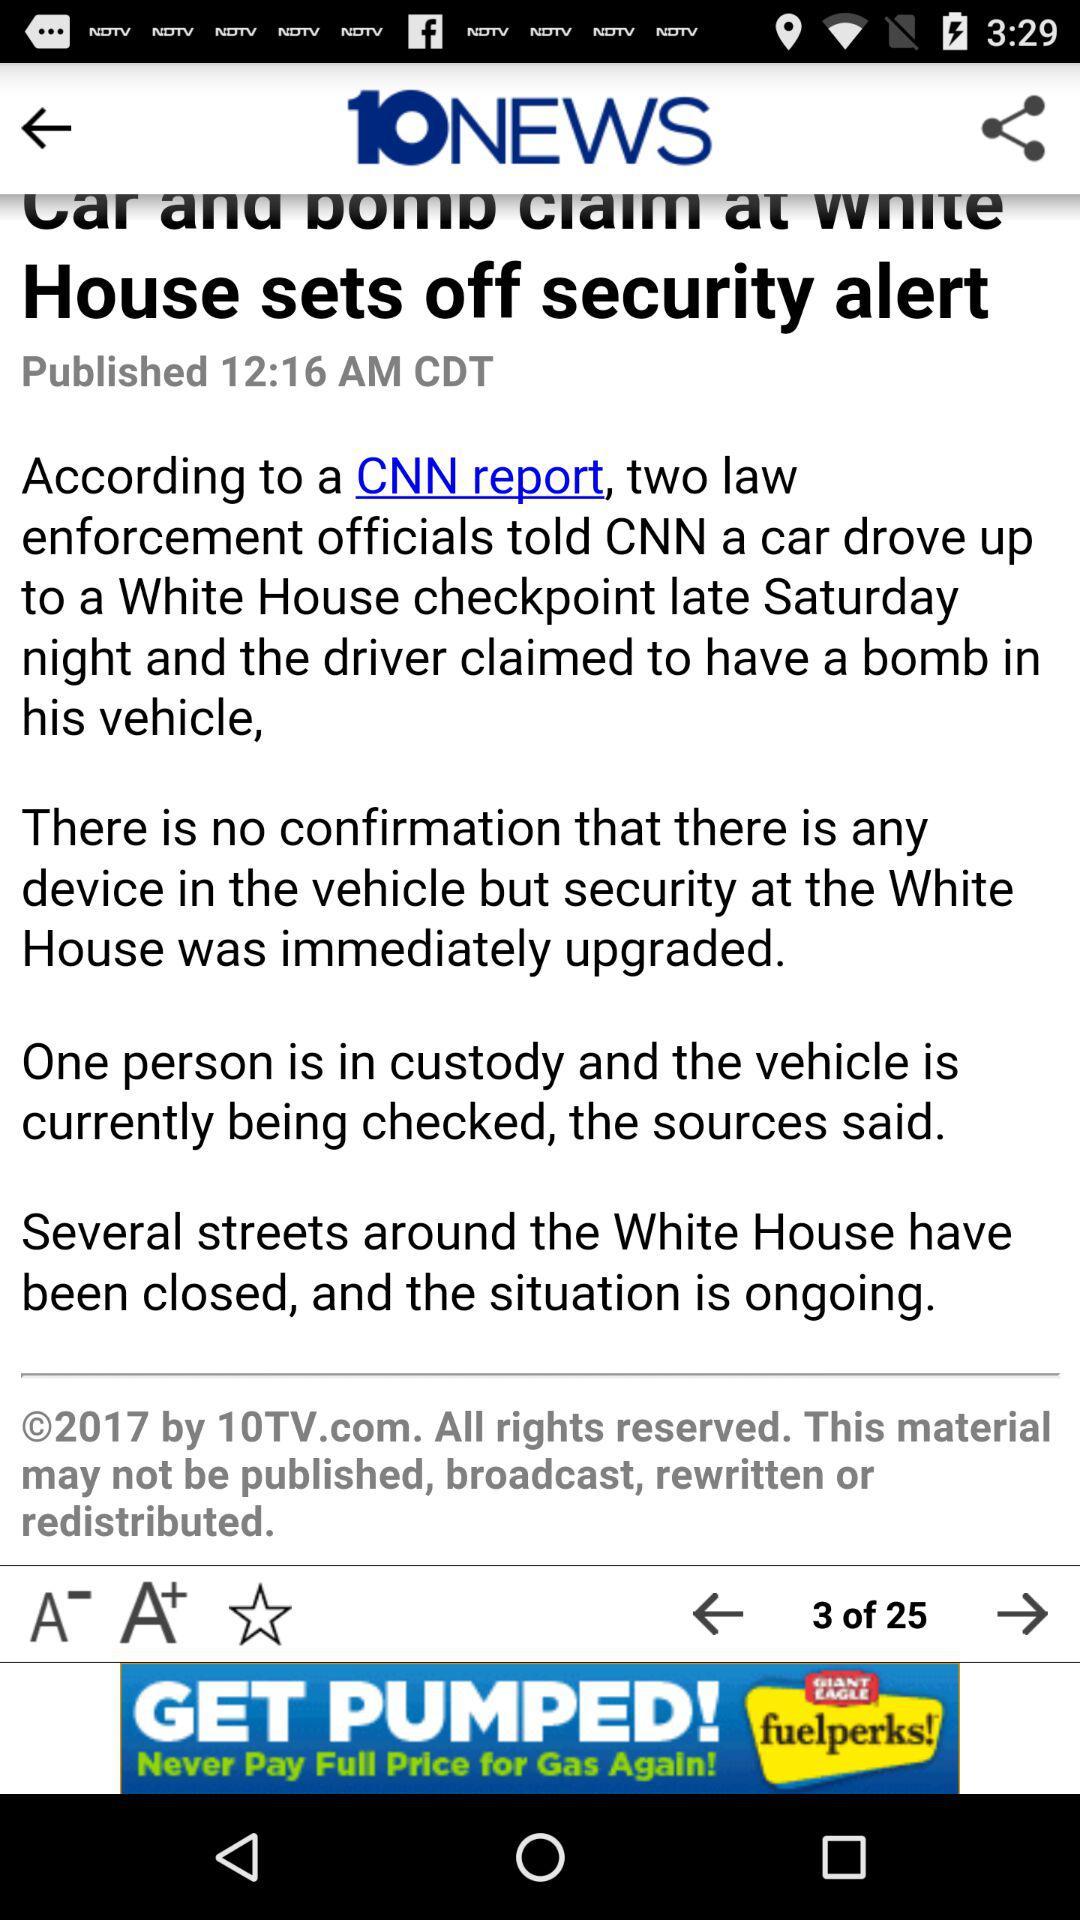  Describe the element at coordinates (1012, 127) in the screenshot. I see `share article` at that location.